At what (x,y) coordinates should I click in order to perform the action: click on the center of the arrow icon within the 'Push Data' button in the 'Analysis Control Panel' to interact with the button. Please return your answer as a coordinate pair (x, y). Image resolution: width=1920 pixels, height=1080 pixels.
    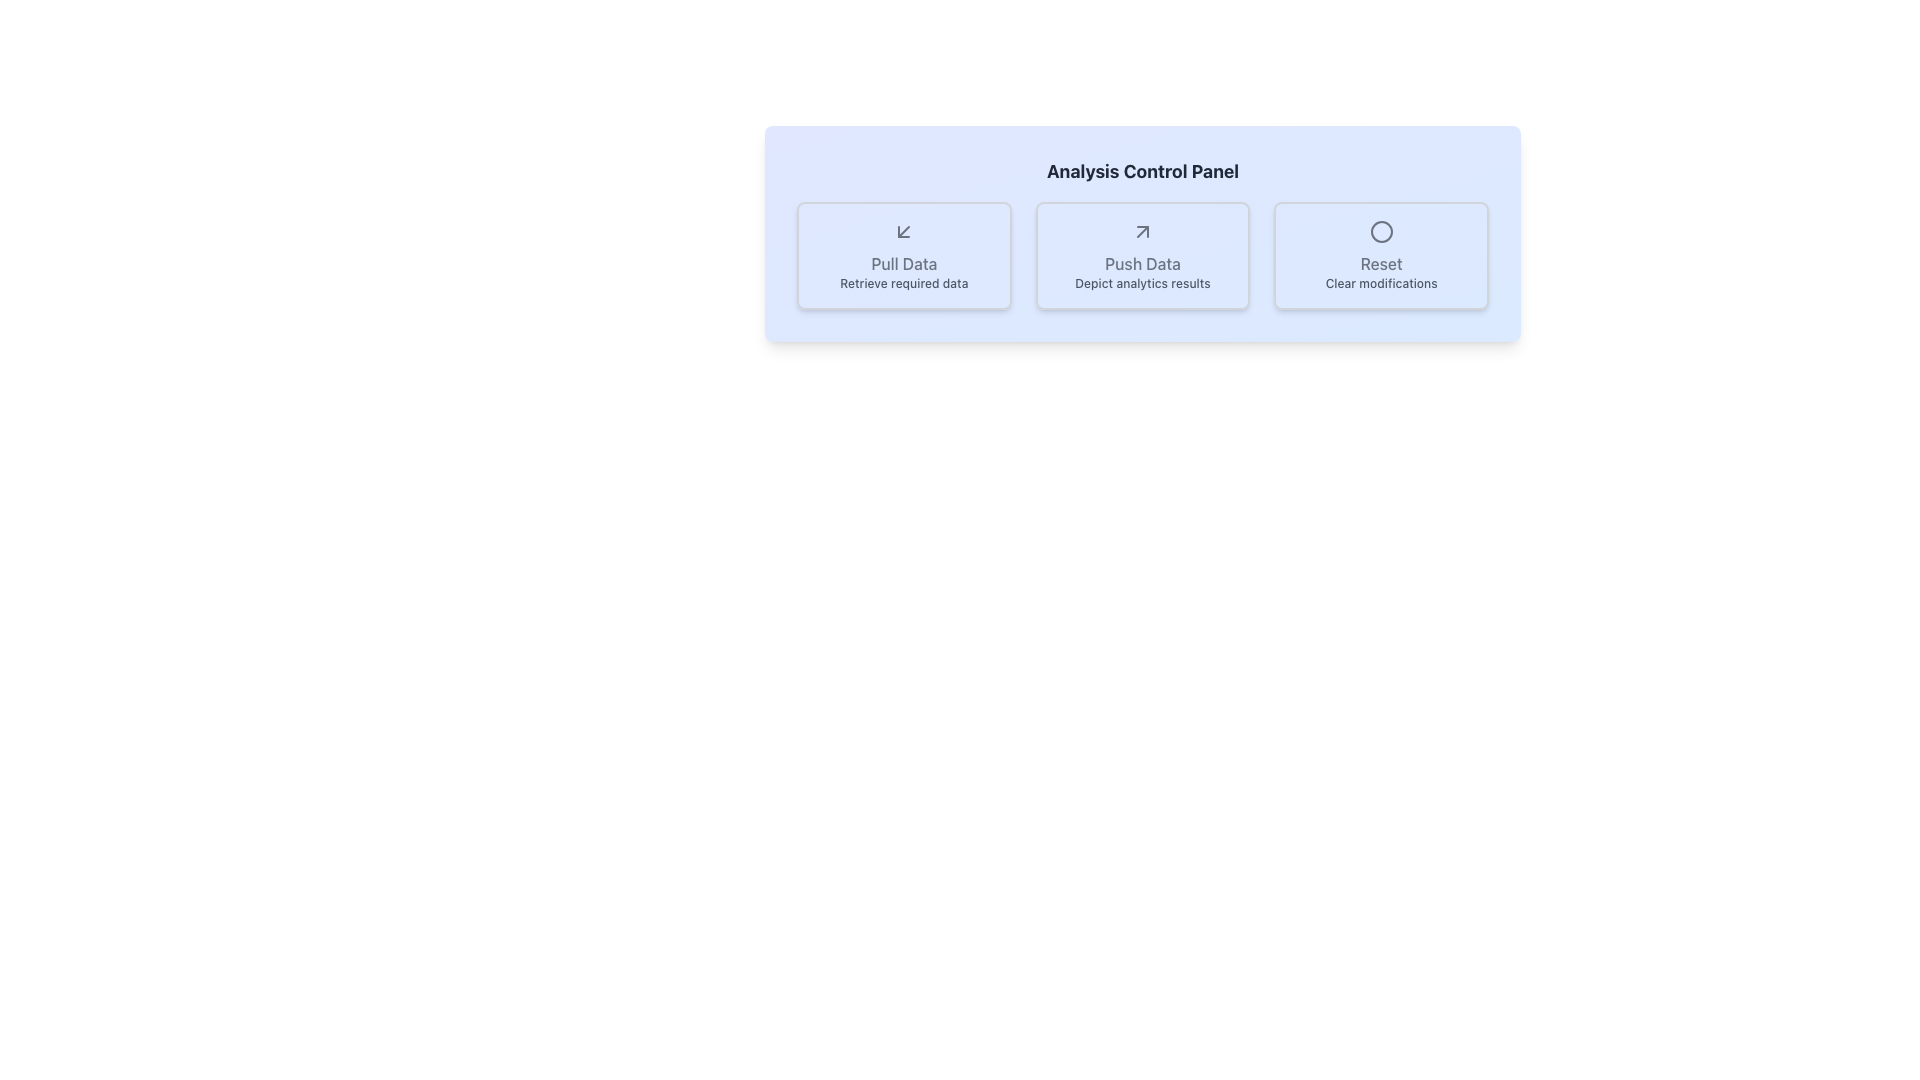
    Looking at the image, I should click on (1142, 230).